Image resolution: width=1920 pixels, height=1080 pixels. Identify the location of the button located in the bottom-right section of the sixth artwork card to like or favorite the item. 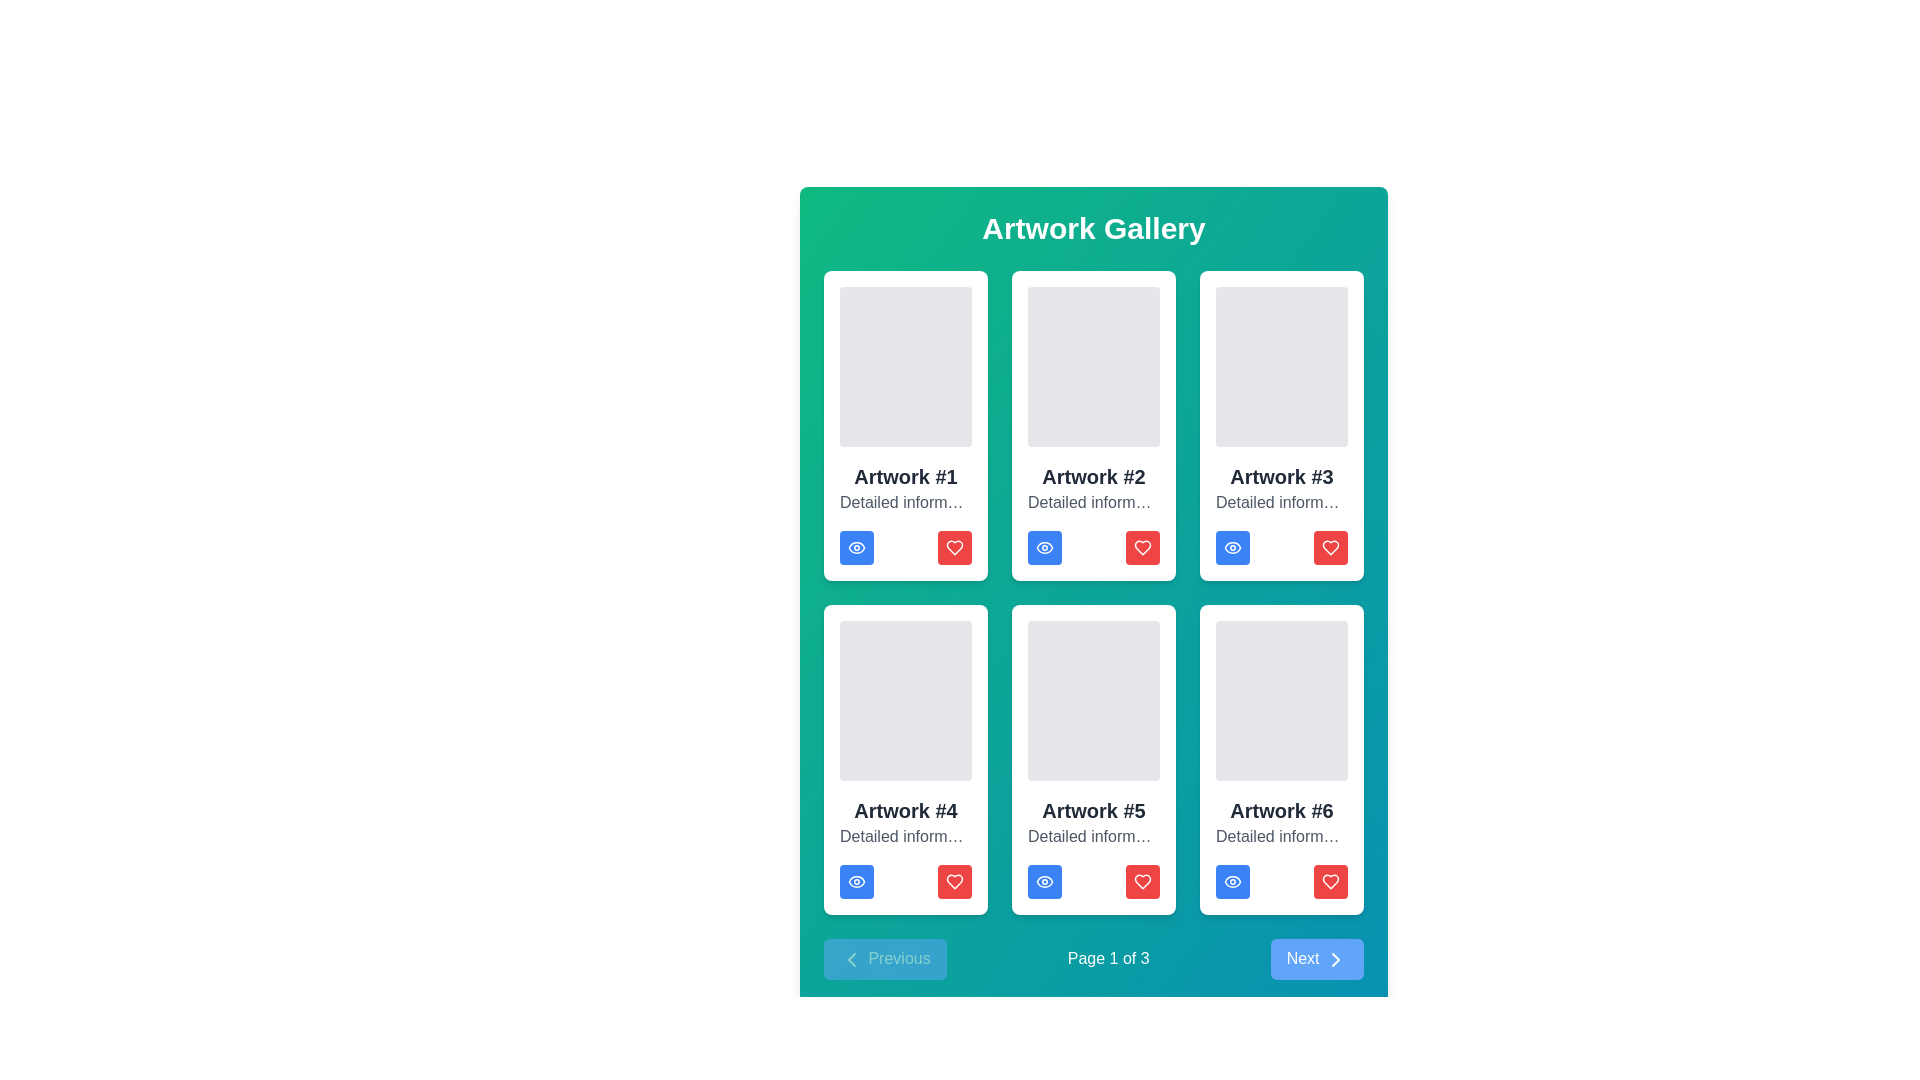
(1330, 881).